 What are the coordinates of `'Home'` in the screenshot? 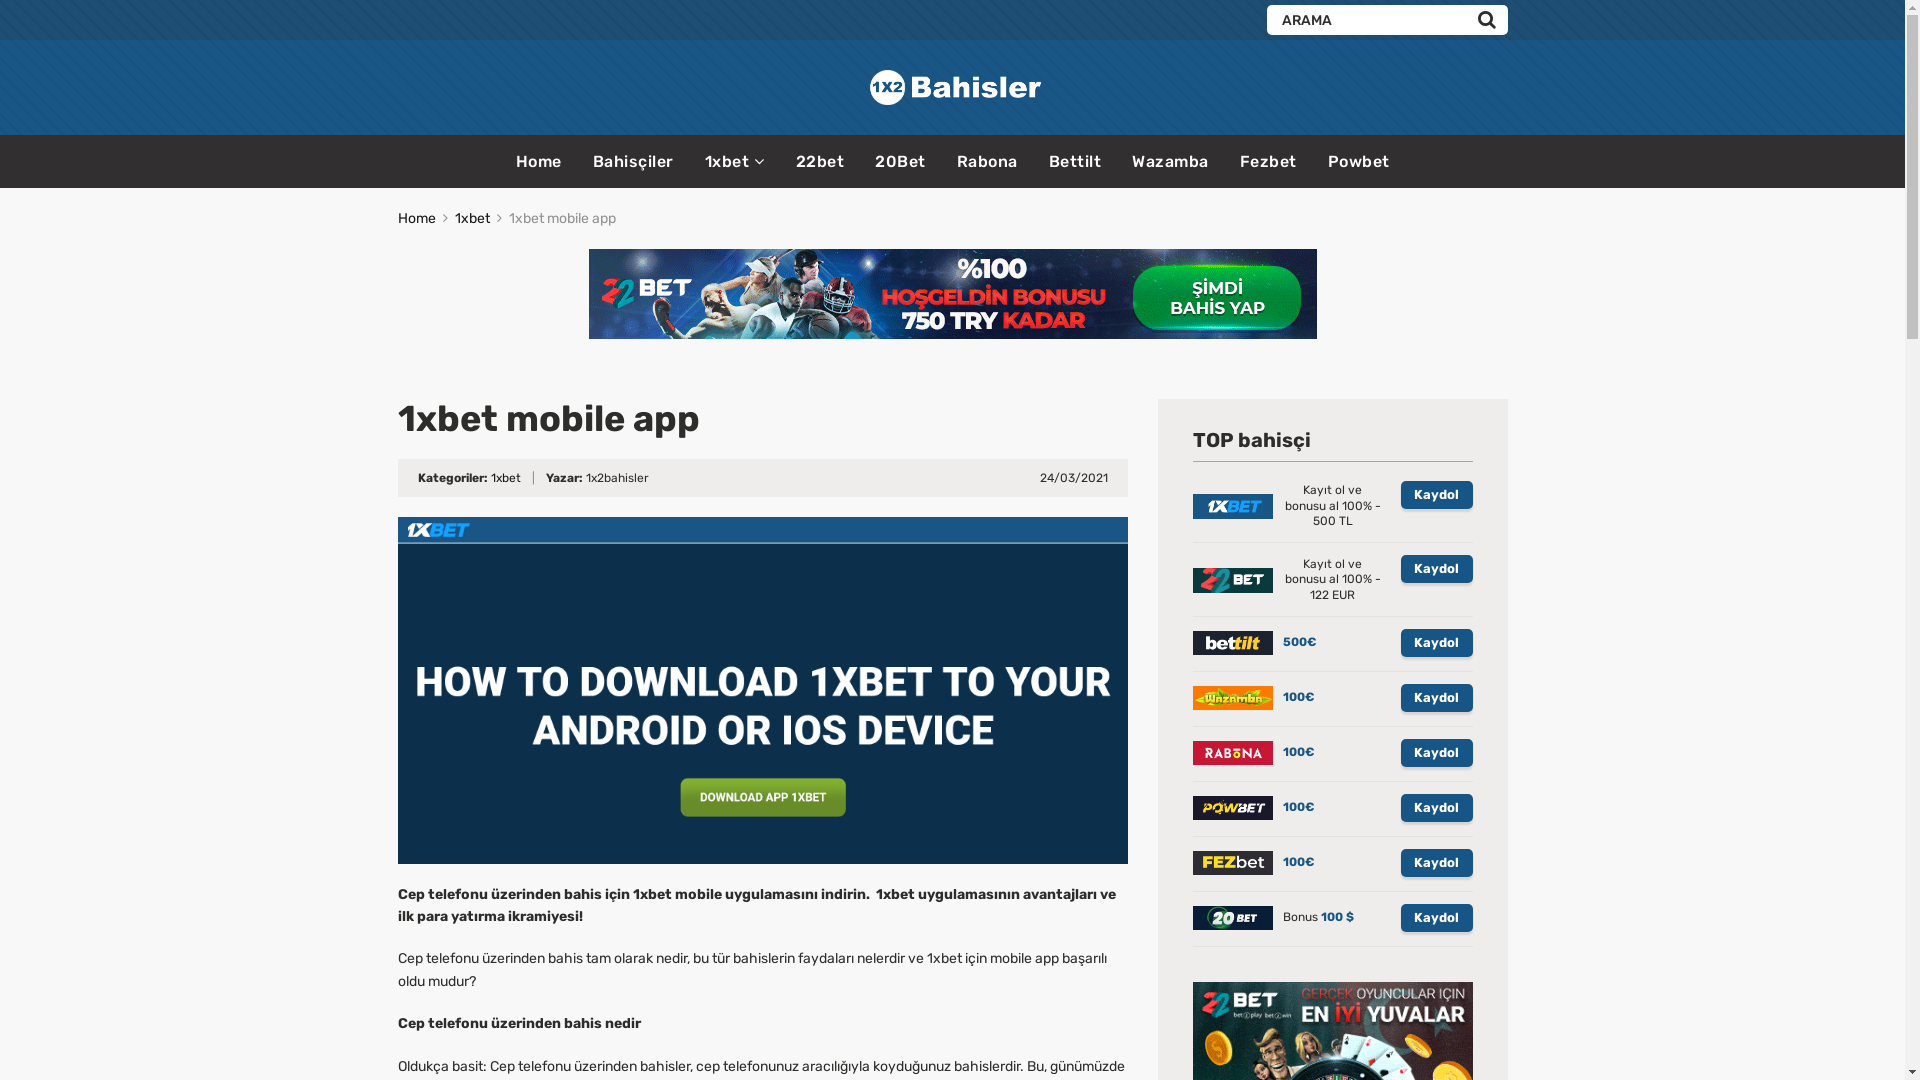 It's located at (538, 161).